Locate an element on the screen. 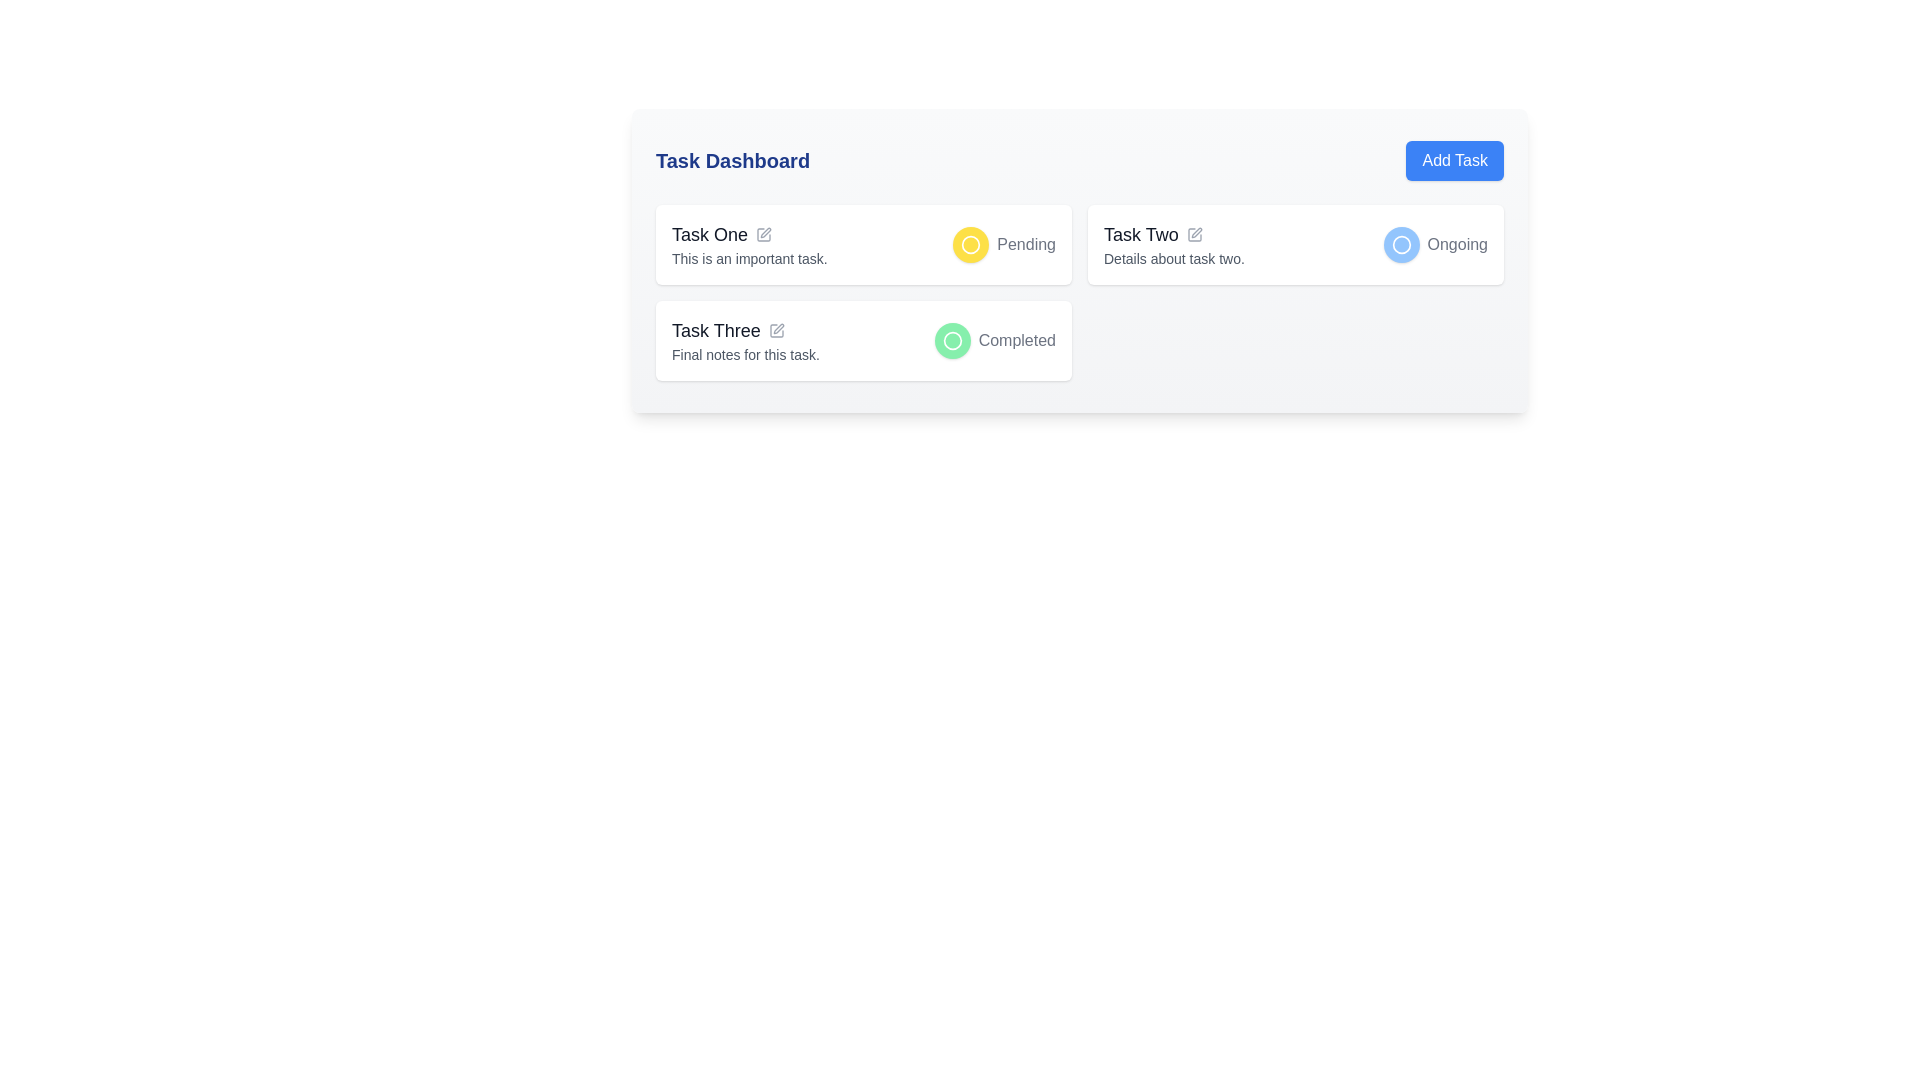 The image size is (1920, 1080). the small square pen icon, which is positioned immediately to the right of the 'Task One' label is located at coordinates (762, 234).